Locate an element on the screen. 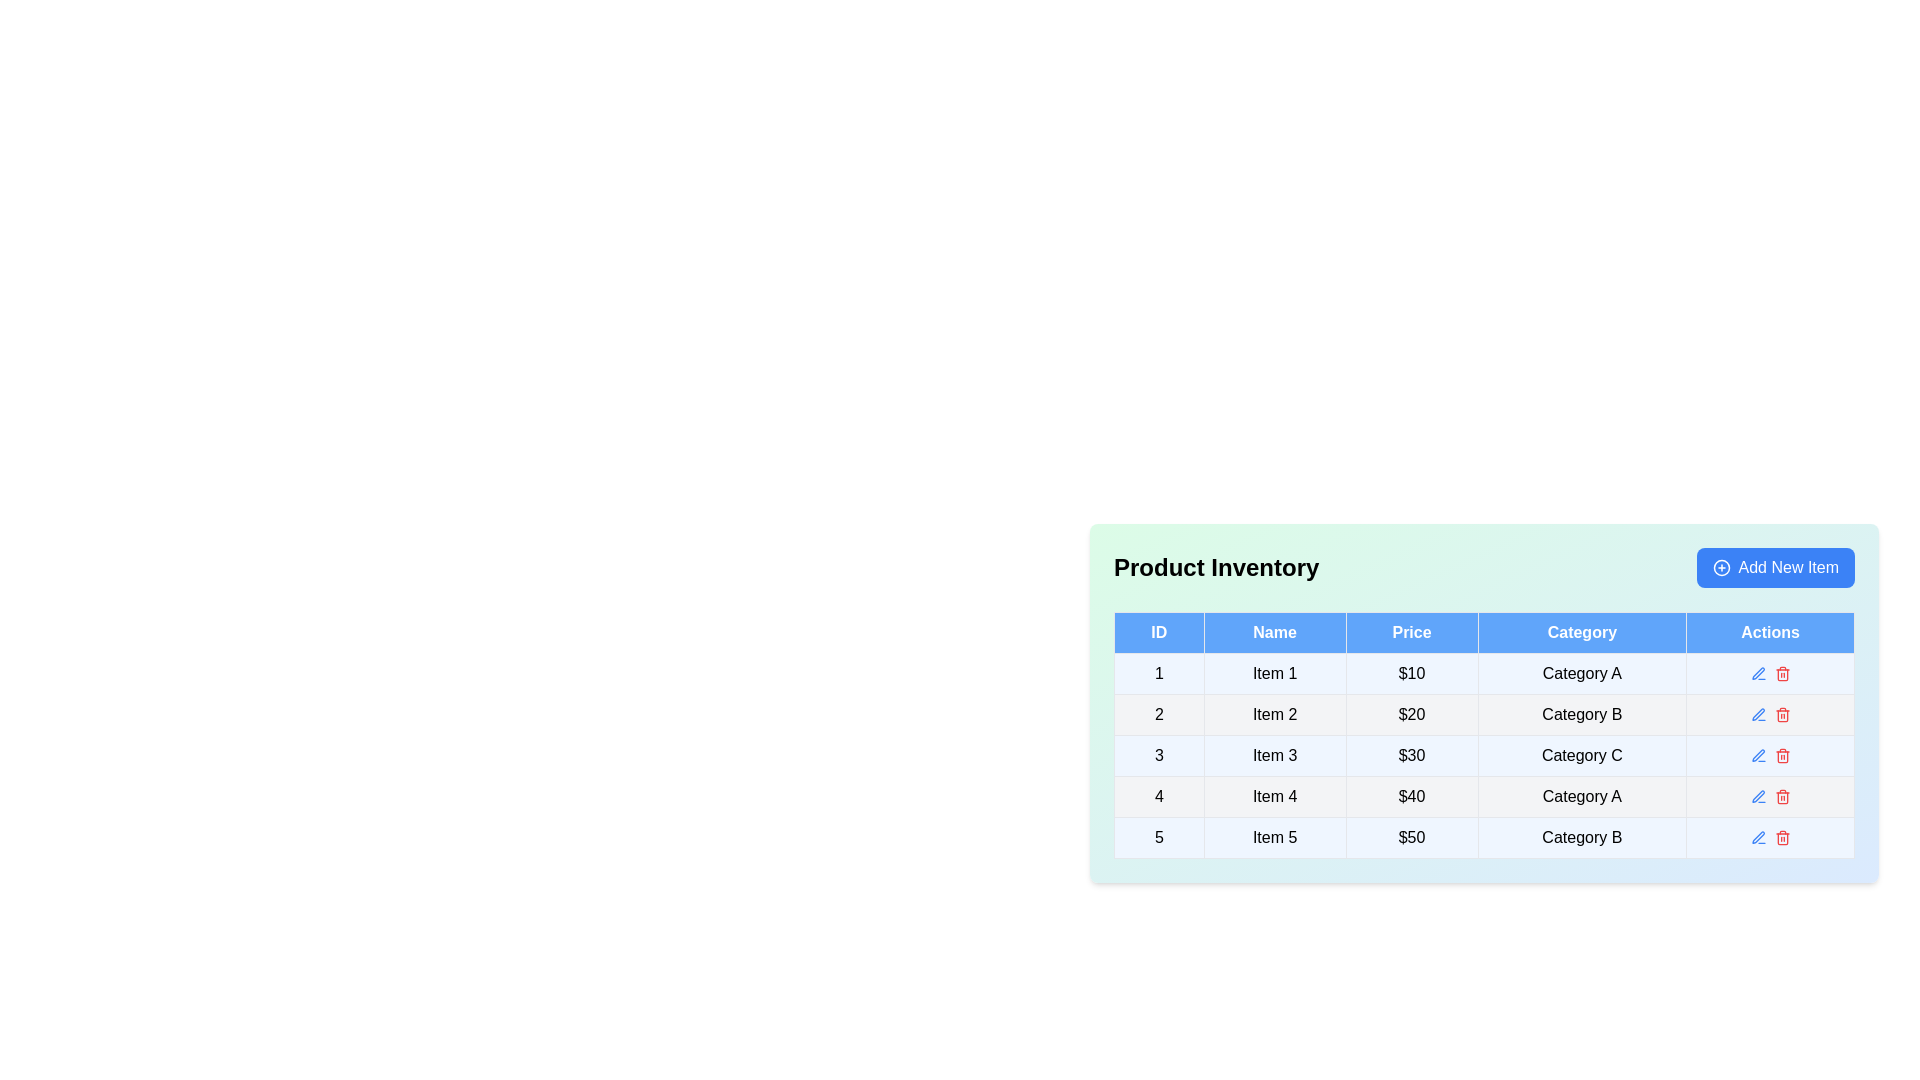 Image resolution: width=1920 pixels, height=1080 pixels. the third row of the product inventory table, which contains details for 'Item 3' including its ID, Price, and Category is located at coordinates (1484, 756).